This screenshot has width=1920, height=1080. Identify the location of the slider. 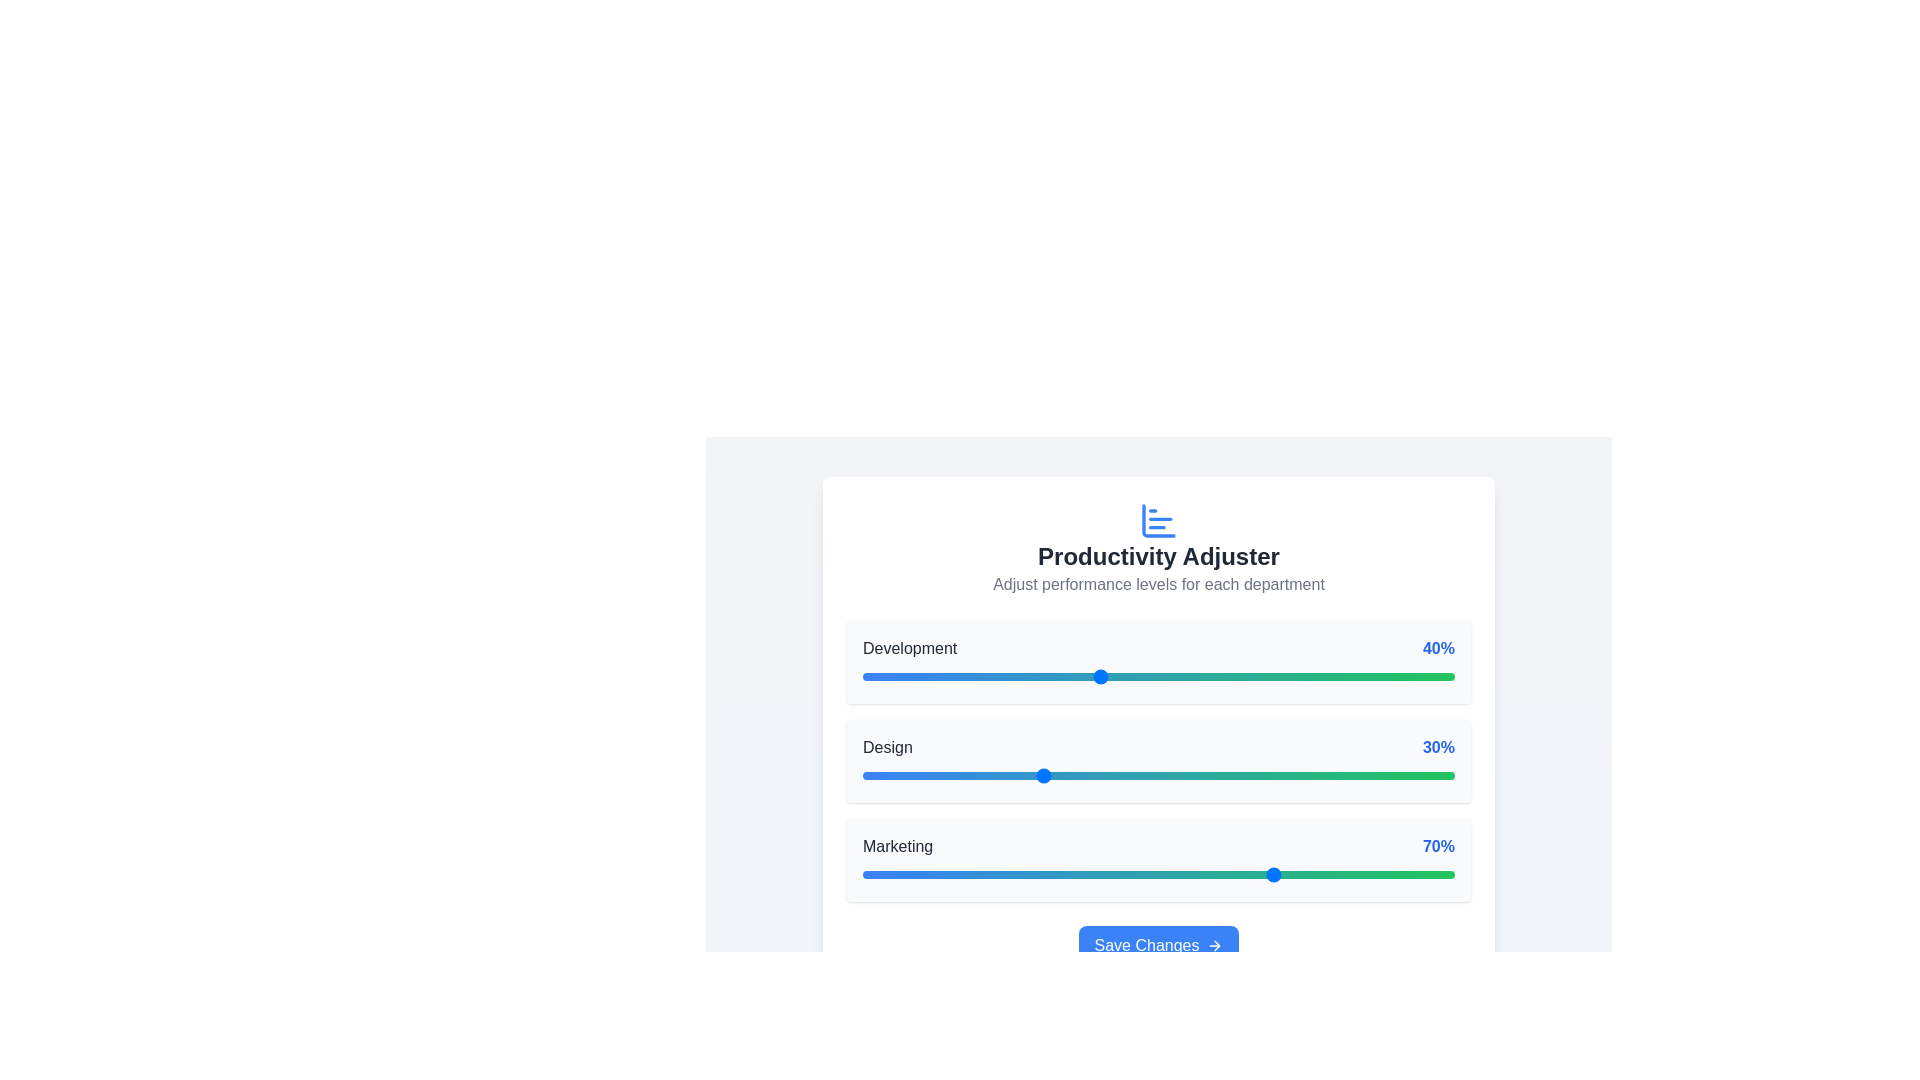
(1034, 774).